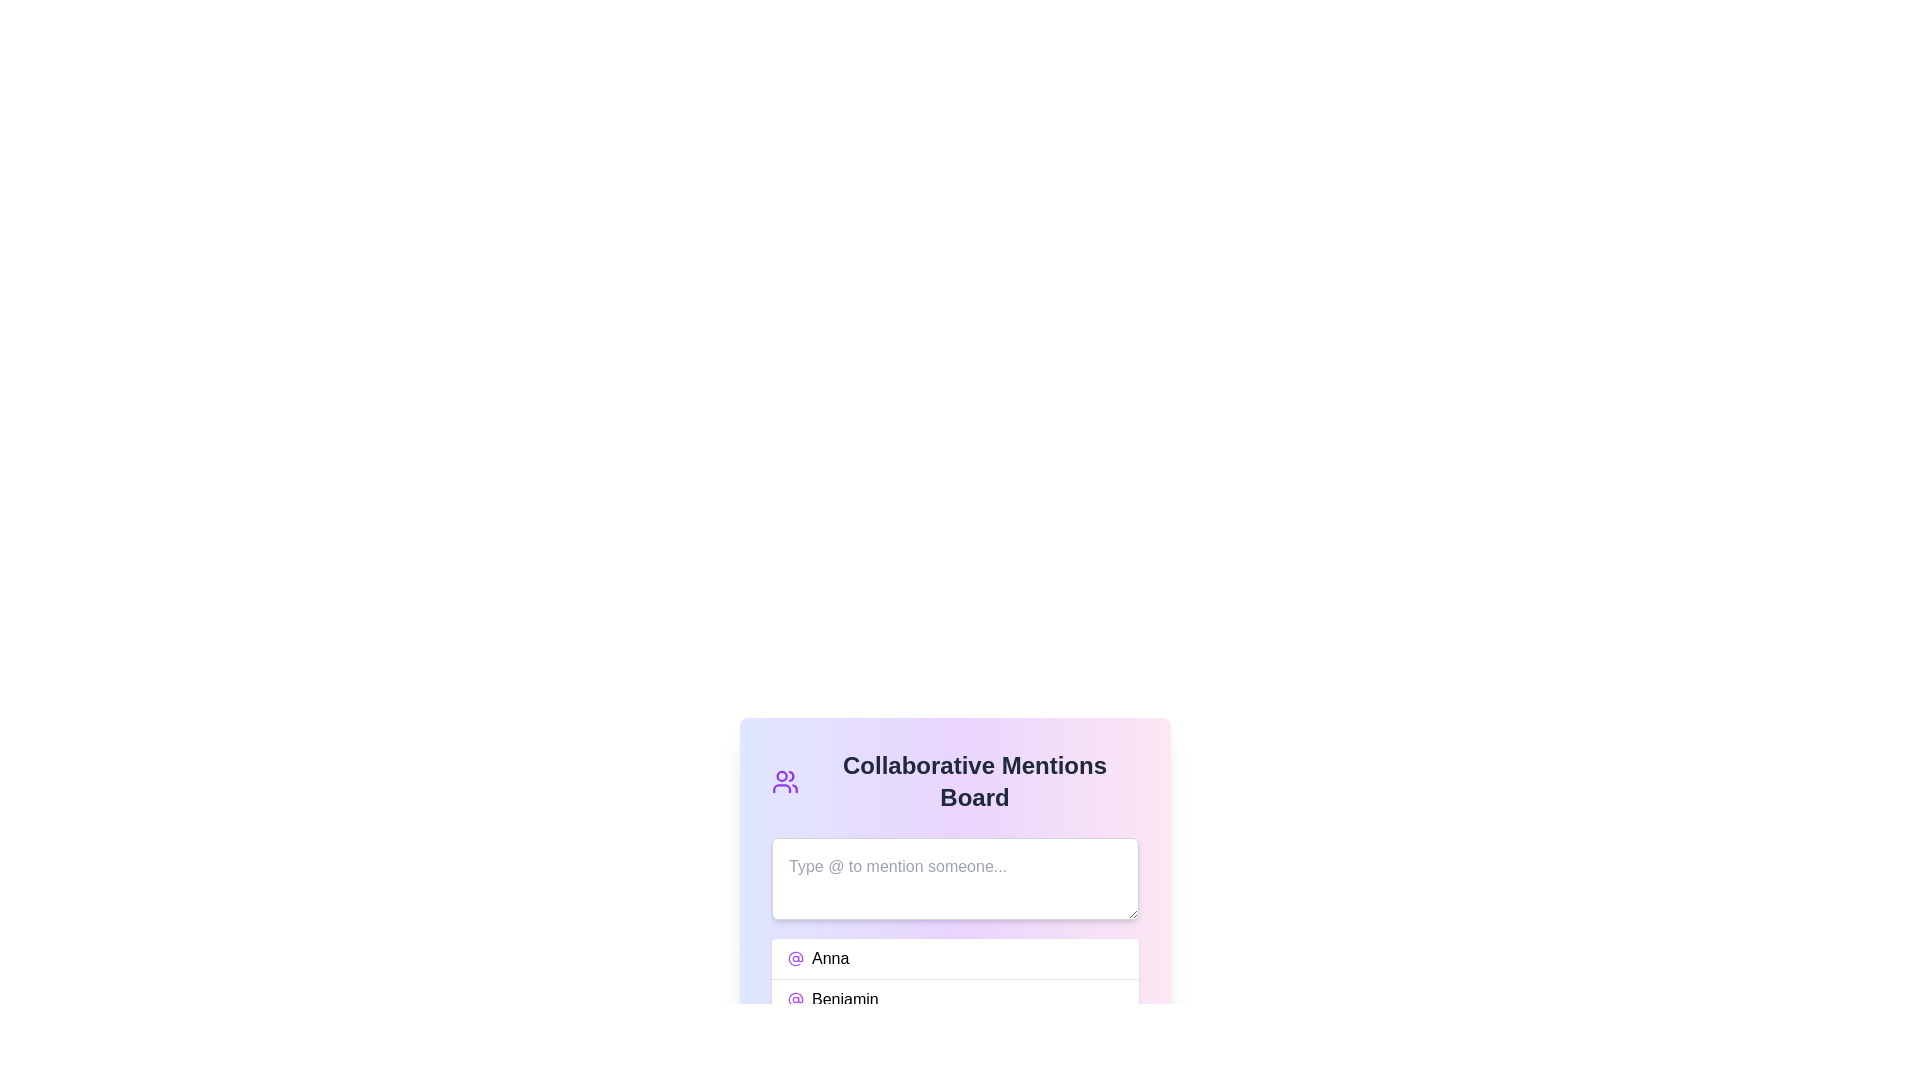 Image resolution: width=1920 pixels, height=1080 pixels. Describe the element at coordinates (954, 878) in the screenshot. I see `the text input field for collaborative mentions, which has a placeholder text 'Type @ to mention someone...'` at that location.